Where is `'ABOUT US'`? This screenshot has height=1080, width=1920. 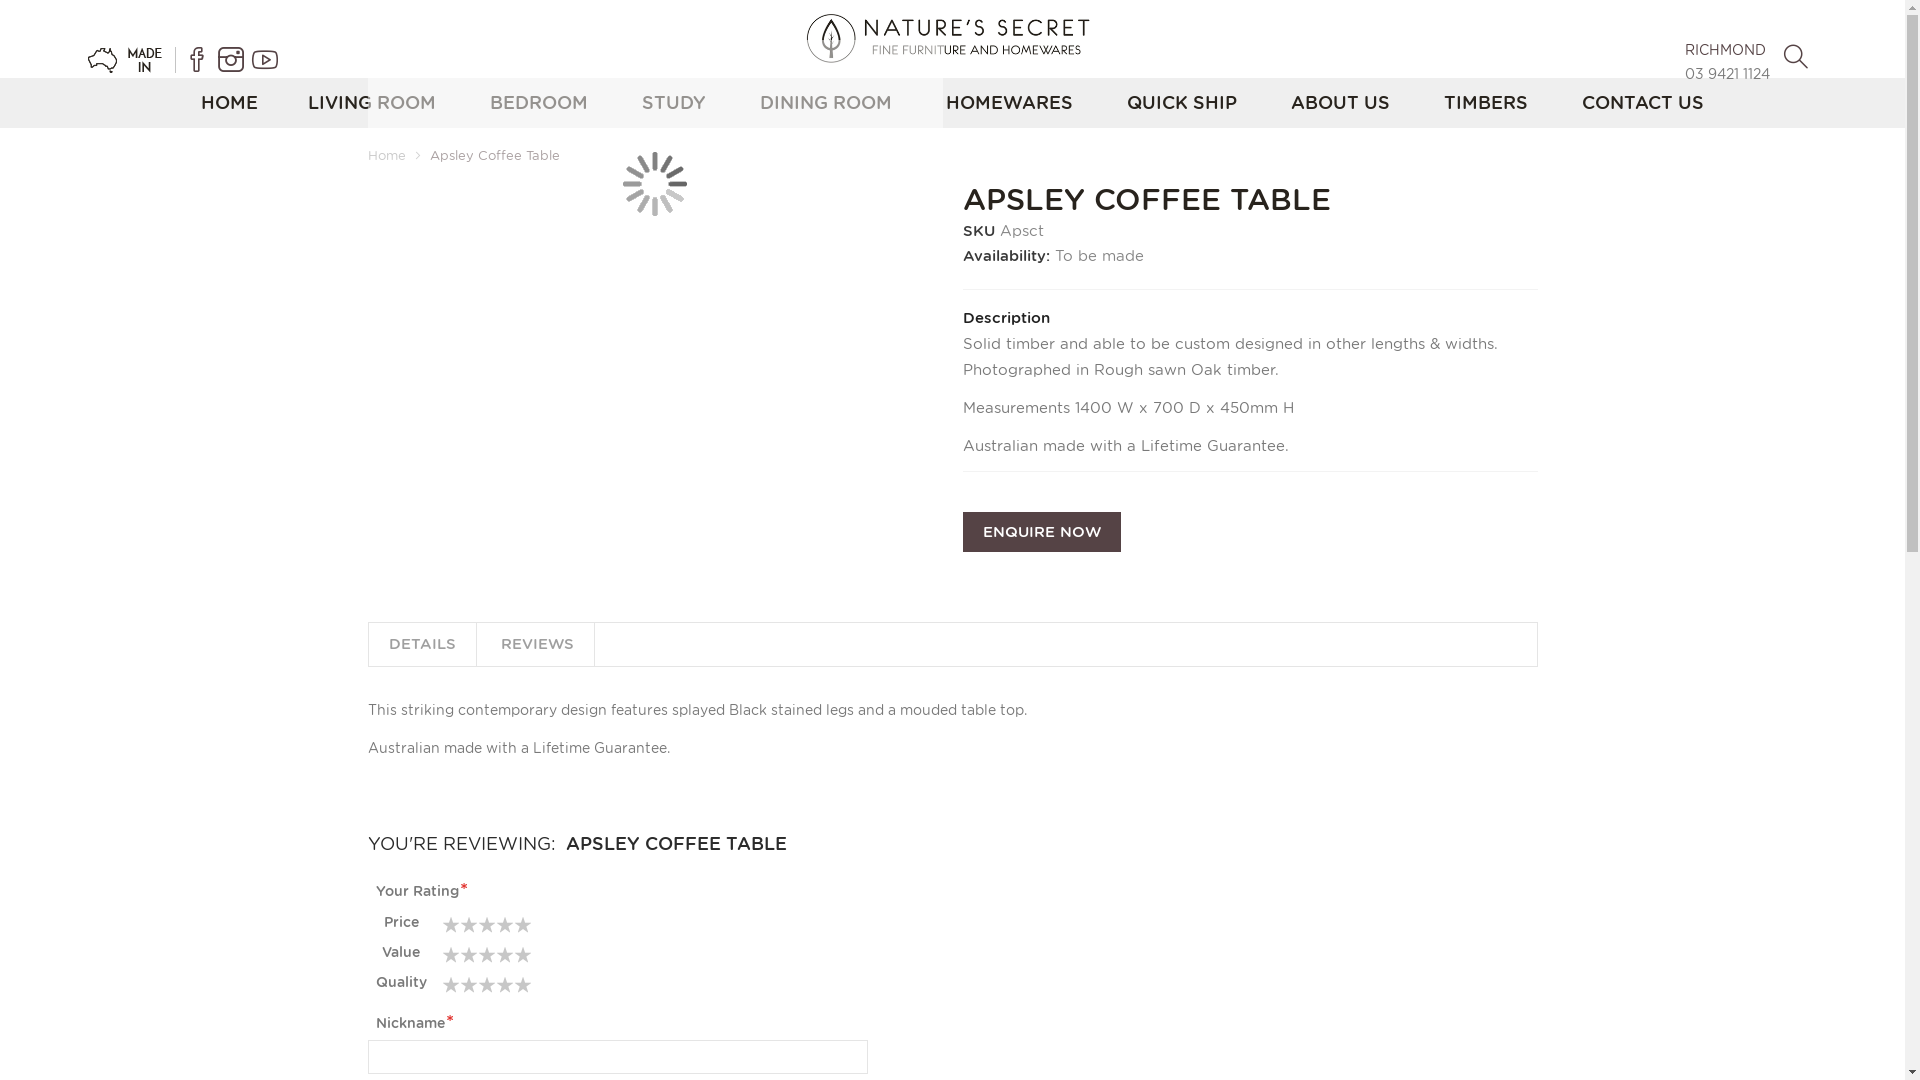
'ABOUT US' is located at coordinates (1340, 103).